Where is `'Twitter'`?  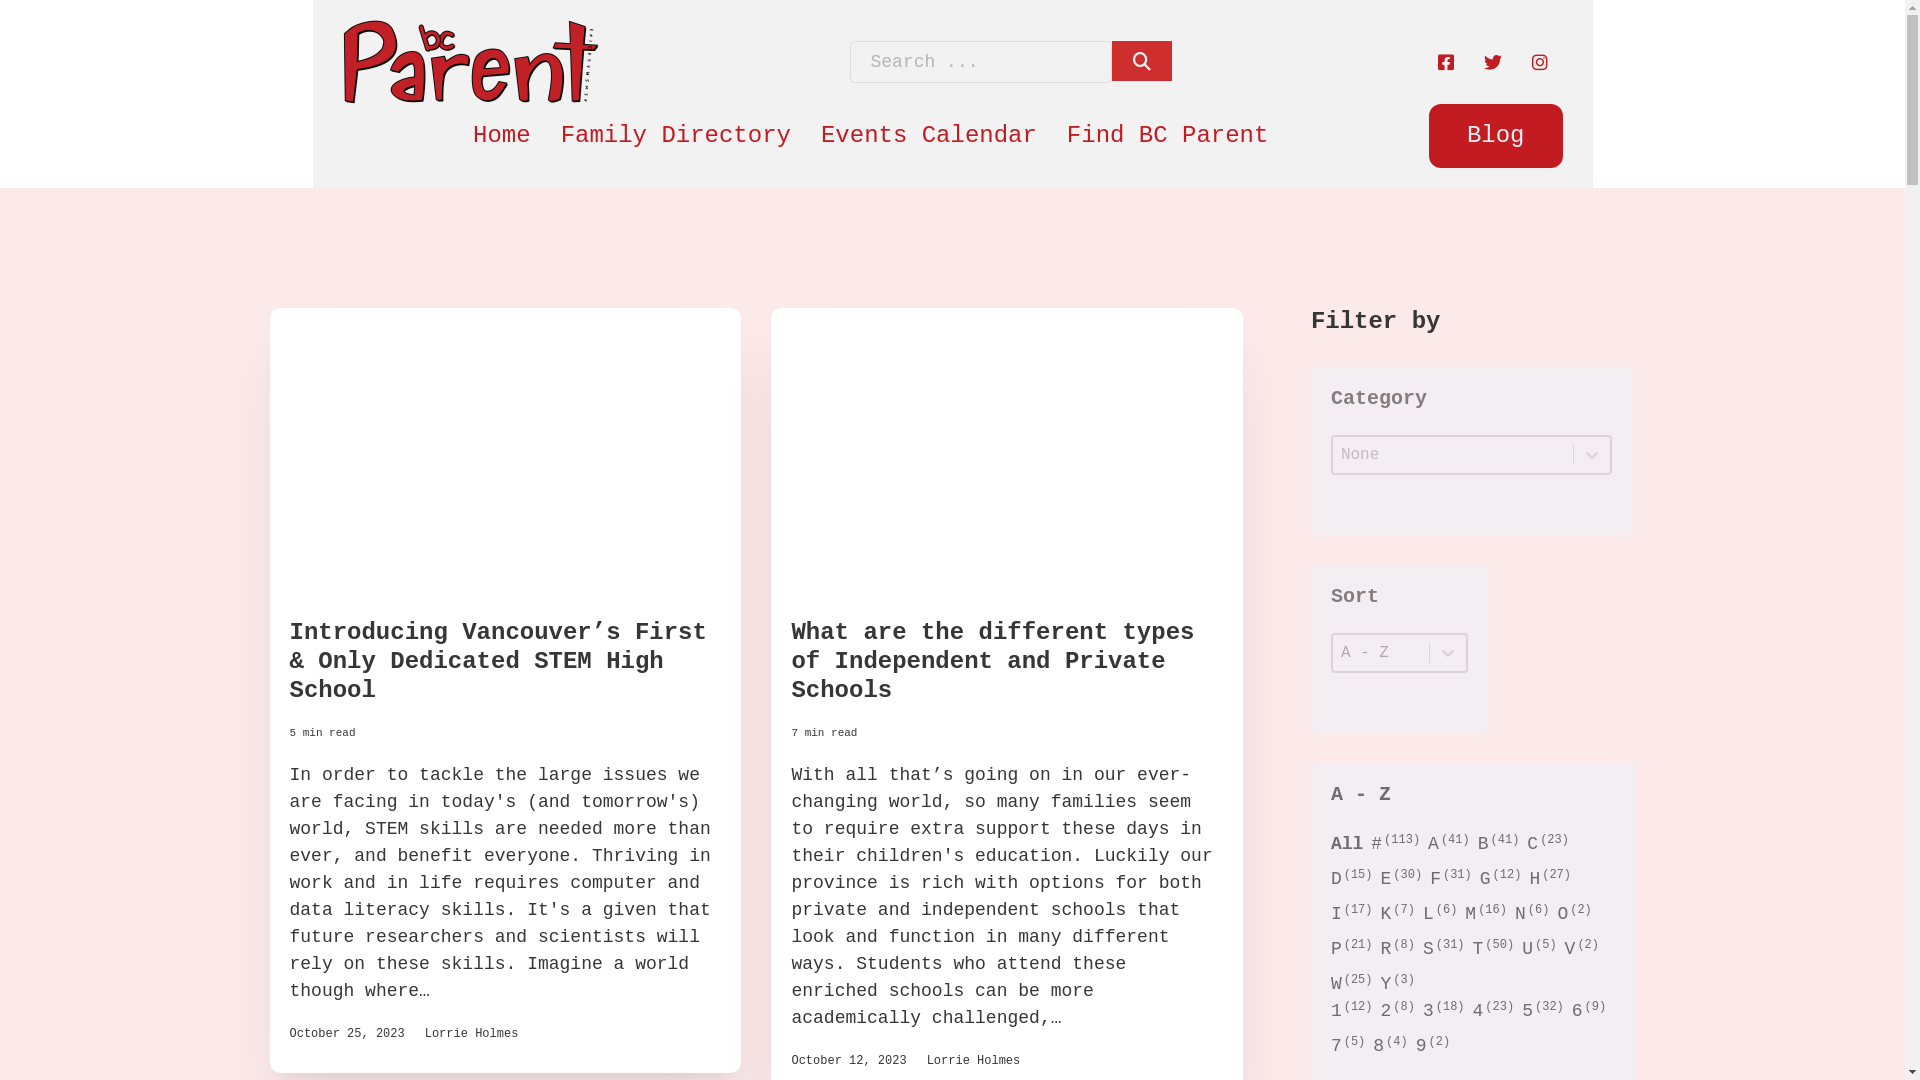 'Twitter' is located at coordinates (1492, 60).